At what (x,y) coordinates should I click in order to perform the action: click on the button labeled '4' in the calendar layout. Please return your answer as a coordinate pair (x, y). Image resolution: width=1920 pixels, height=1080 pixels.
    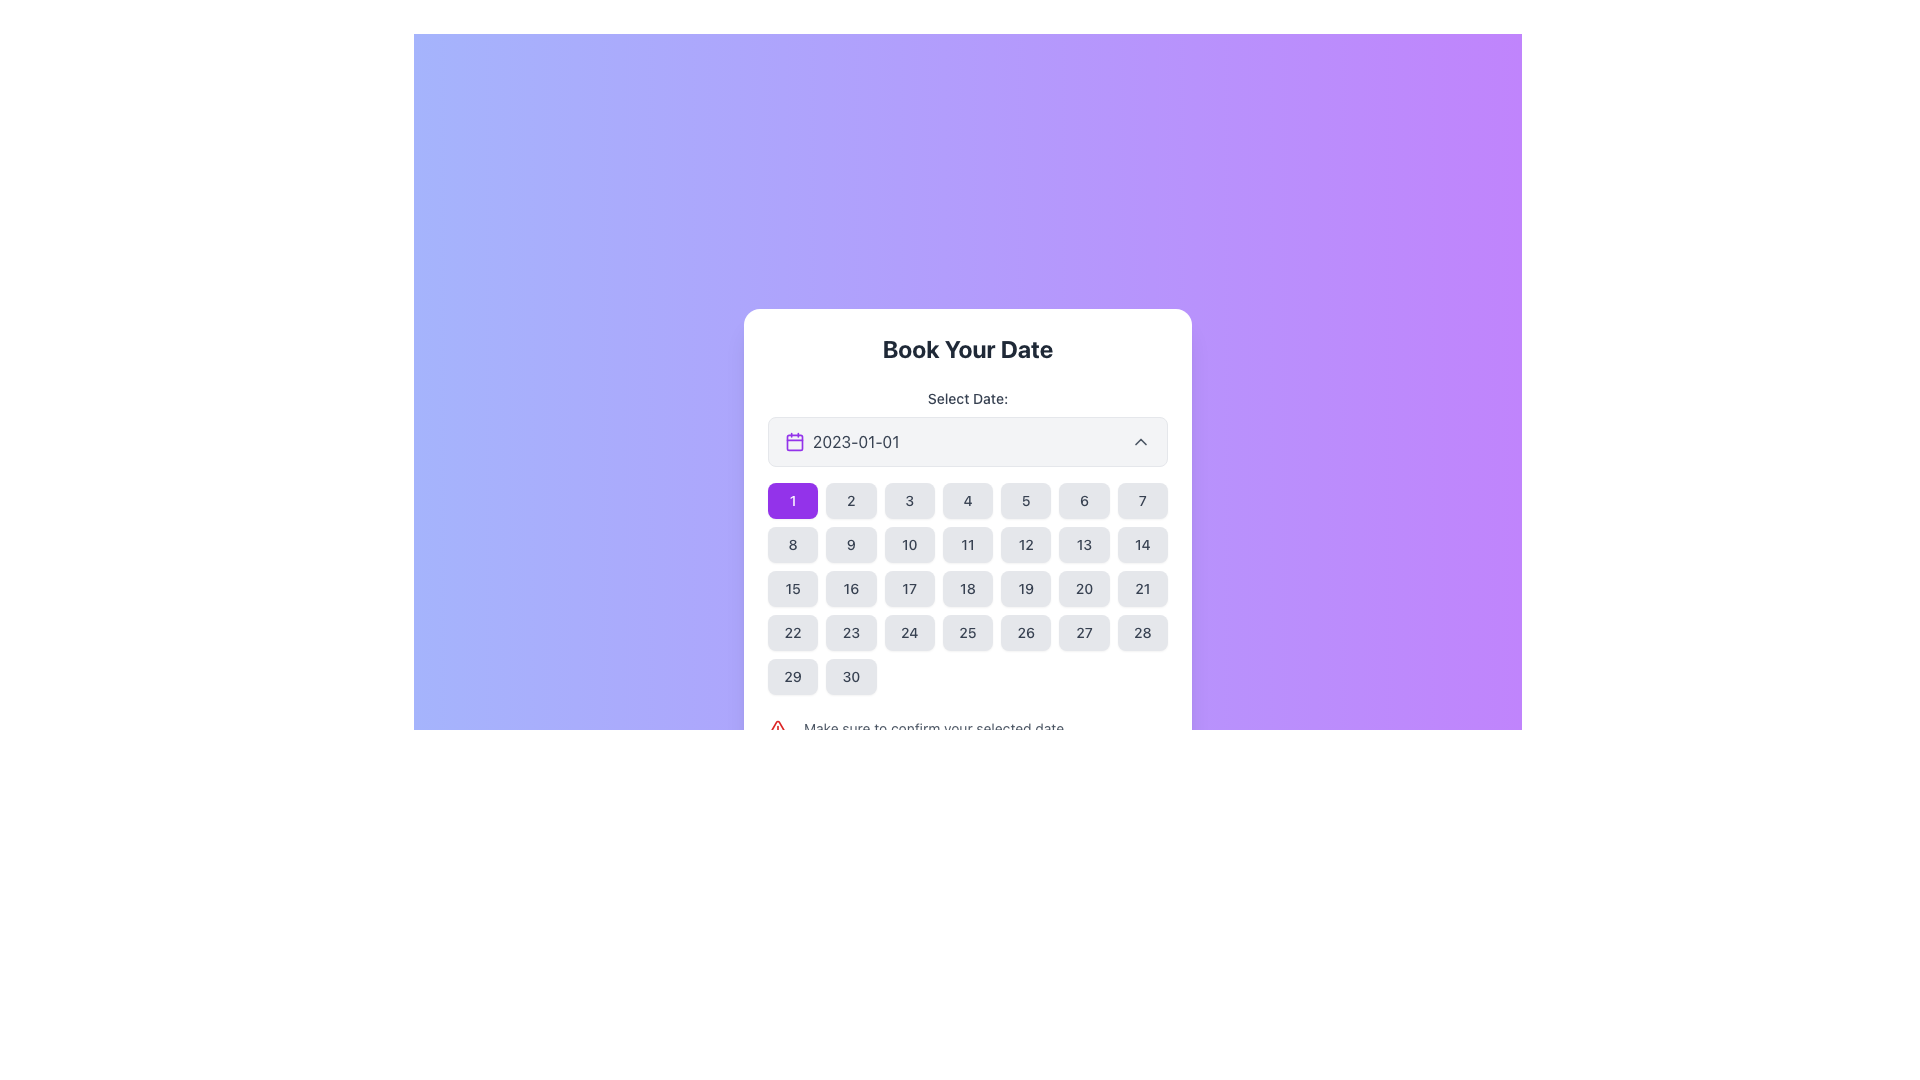
    Looking at the image, I should click on (968, 500).